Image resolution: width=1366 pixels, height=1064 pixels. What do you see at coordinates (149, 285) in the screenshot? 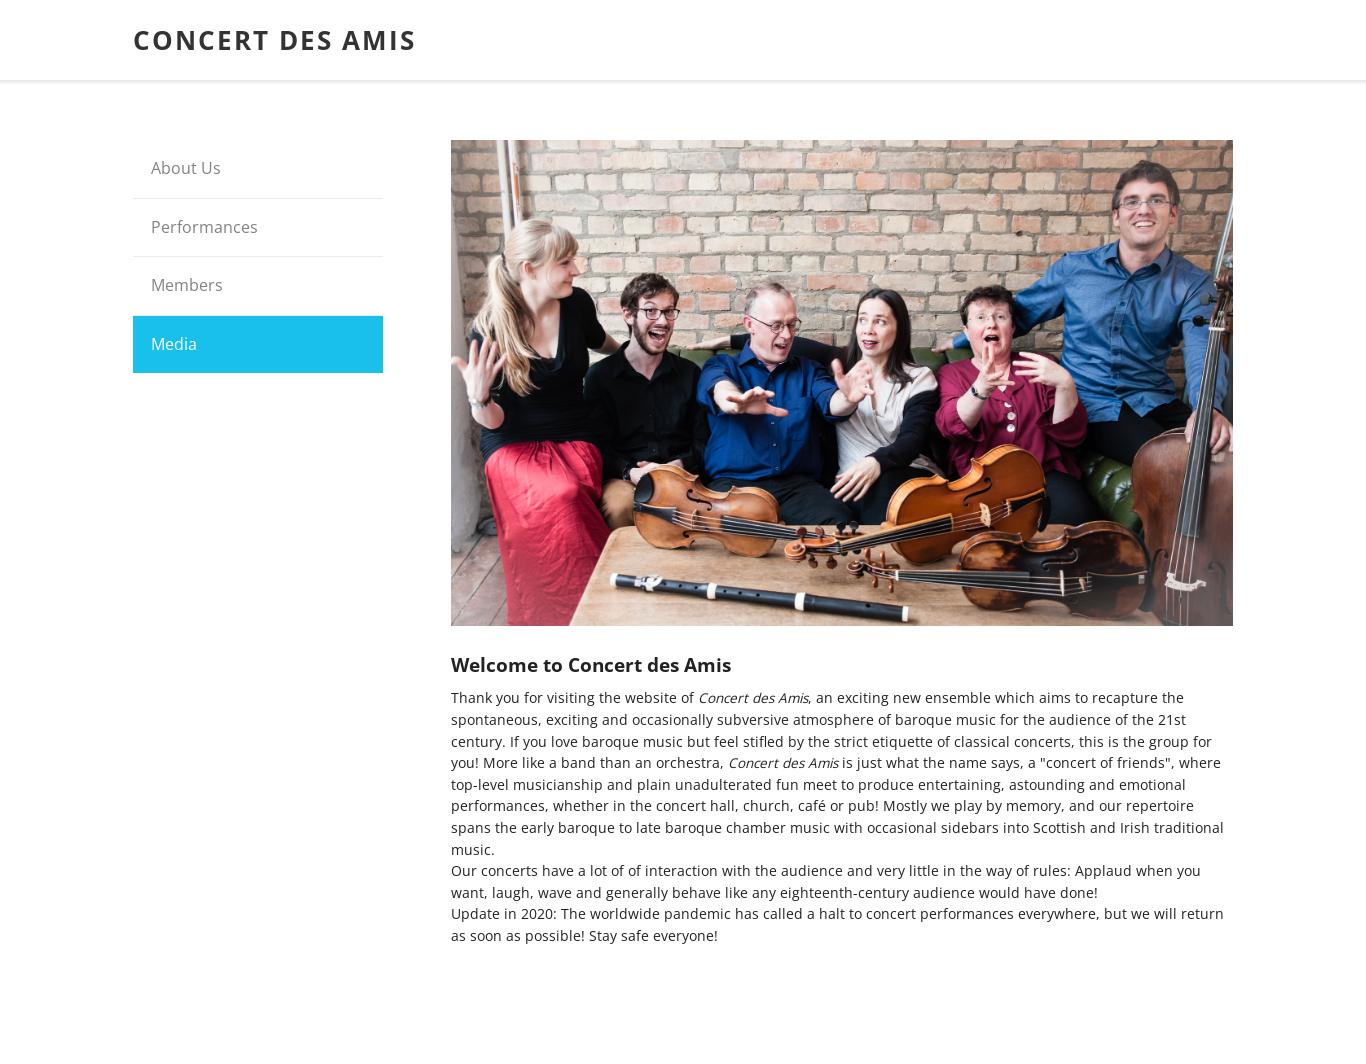
I see `'Members'` at bounding box center [149, 285].